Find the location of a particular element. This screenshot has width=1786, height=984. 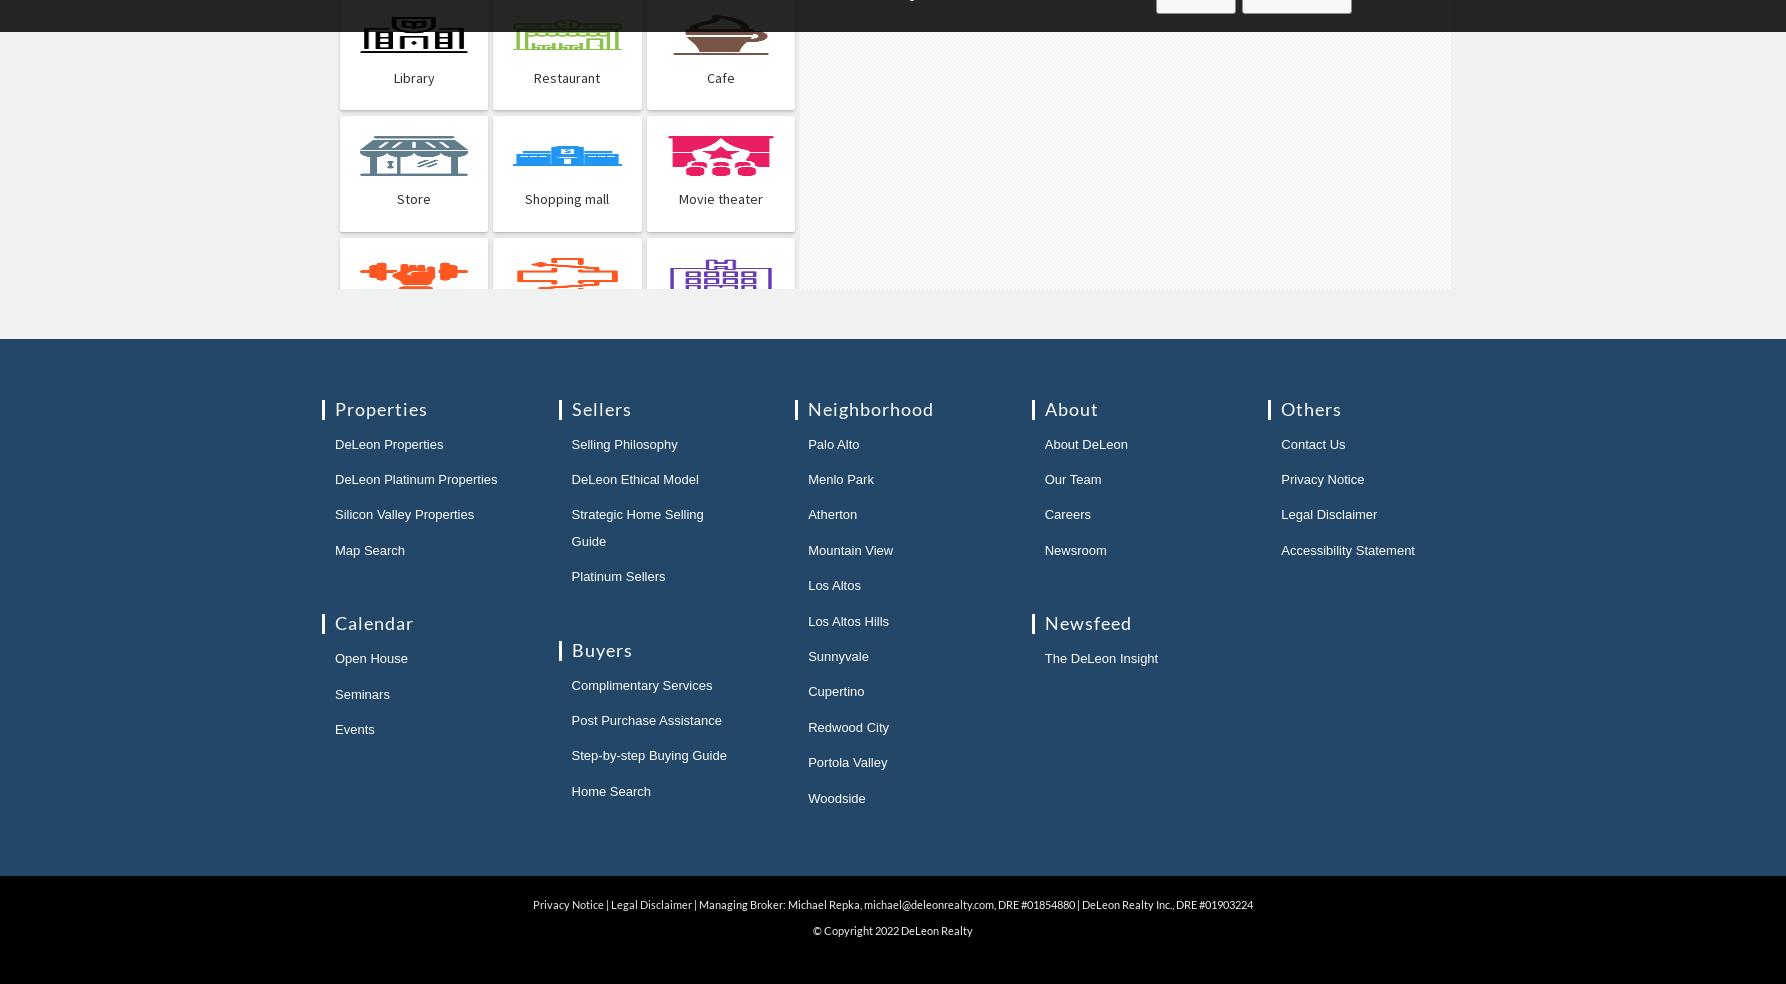

'Shopping mall' is located at coordinates (566, 198).